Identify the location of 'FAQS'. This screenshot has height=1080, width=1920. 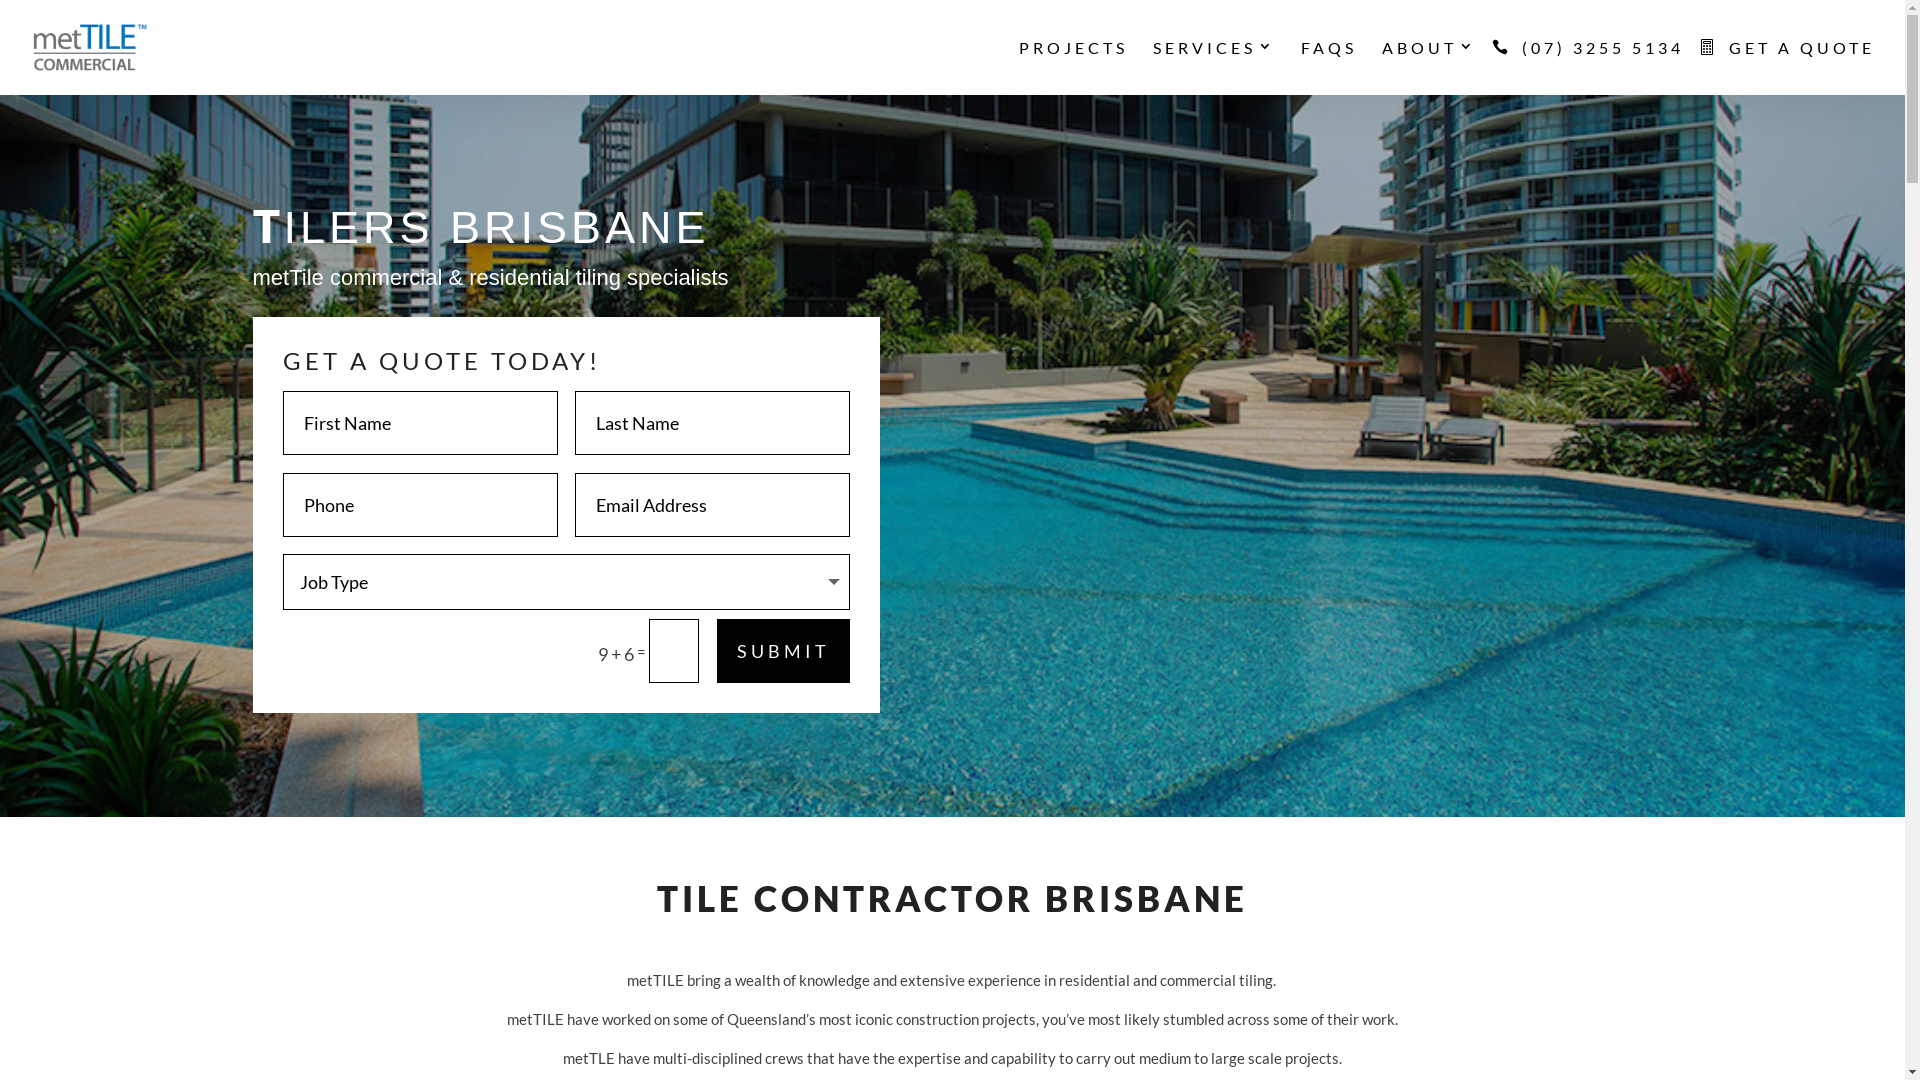
(1300, 67).